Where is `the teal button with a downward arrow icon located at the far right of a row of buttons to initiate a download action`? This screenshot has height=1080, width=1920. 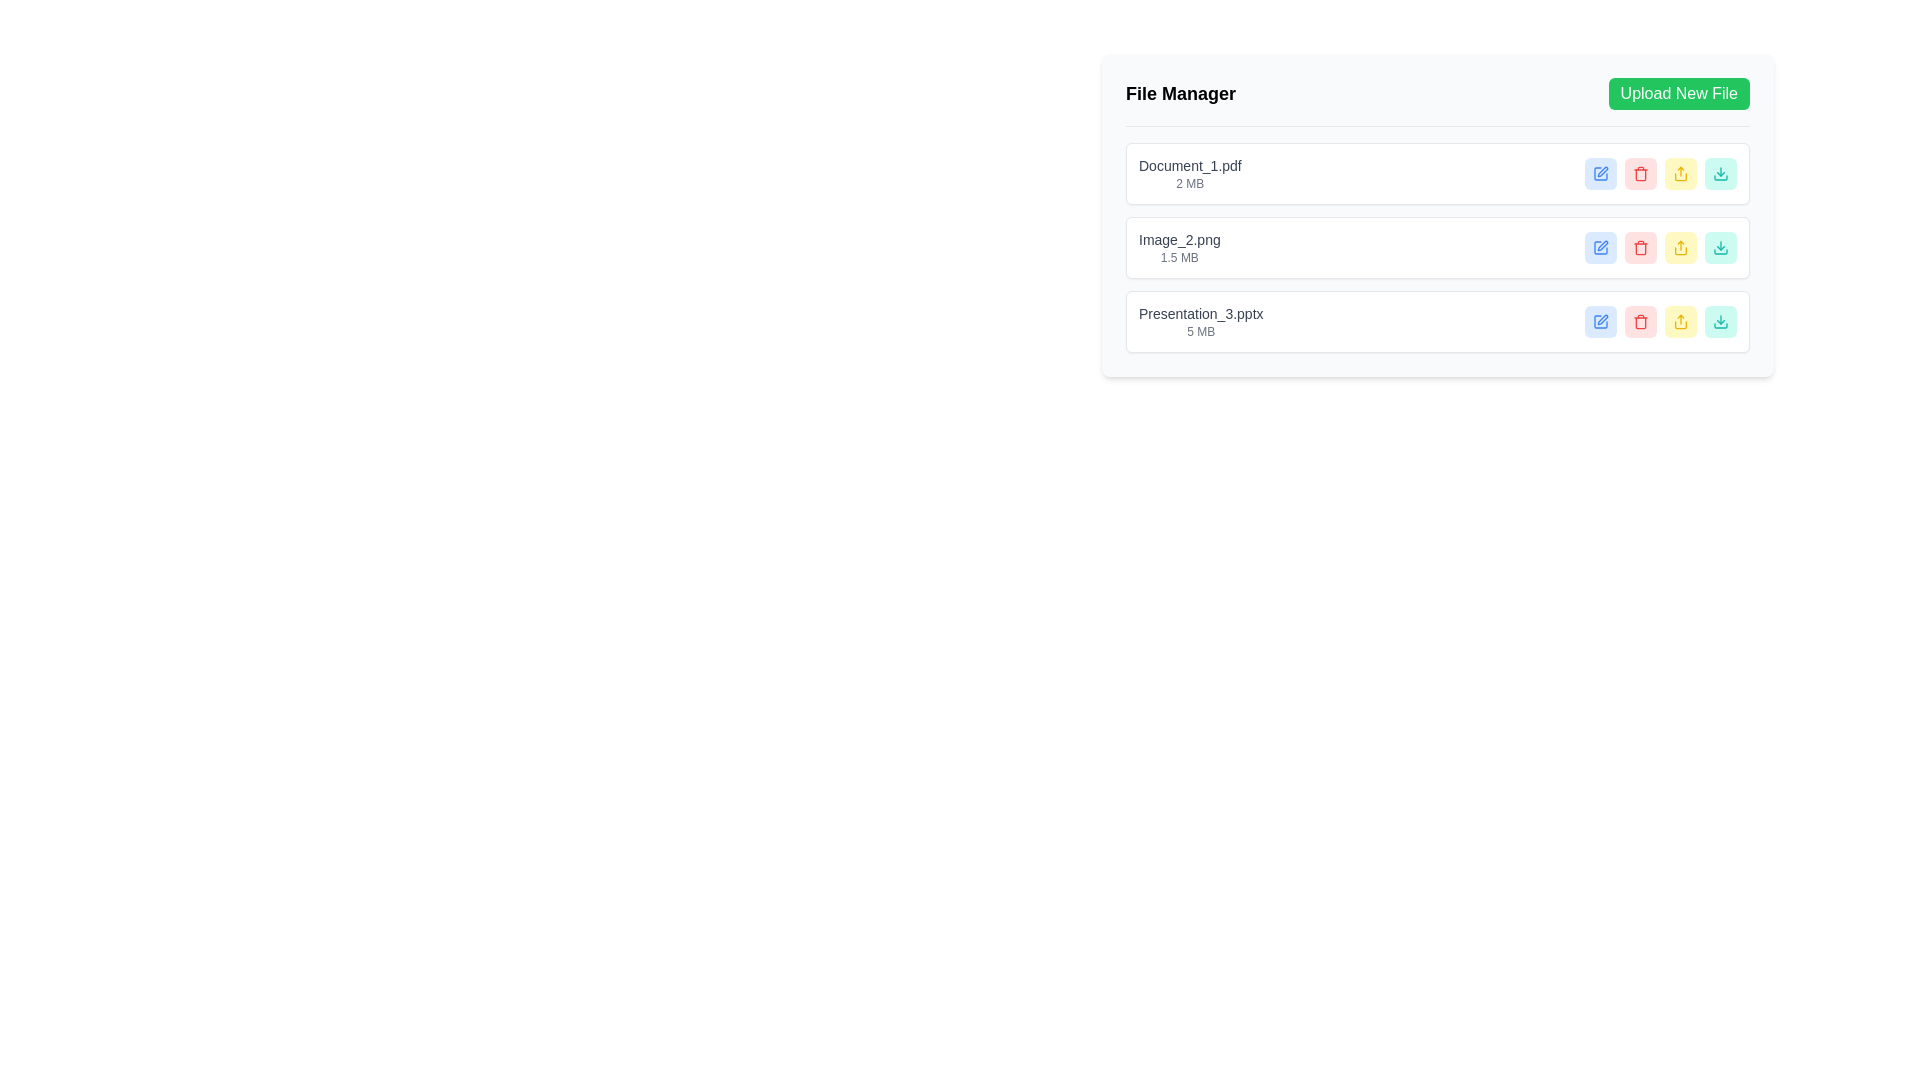 the teal button with a downward arrow icon located at the far right of a row of buttons to initiate a download action is located at coordinates (1720, 320).